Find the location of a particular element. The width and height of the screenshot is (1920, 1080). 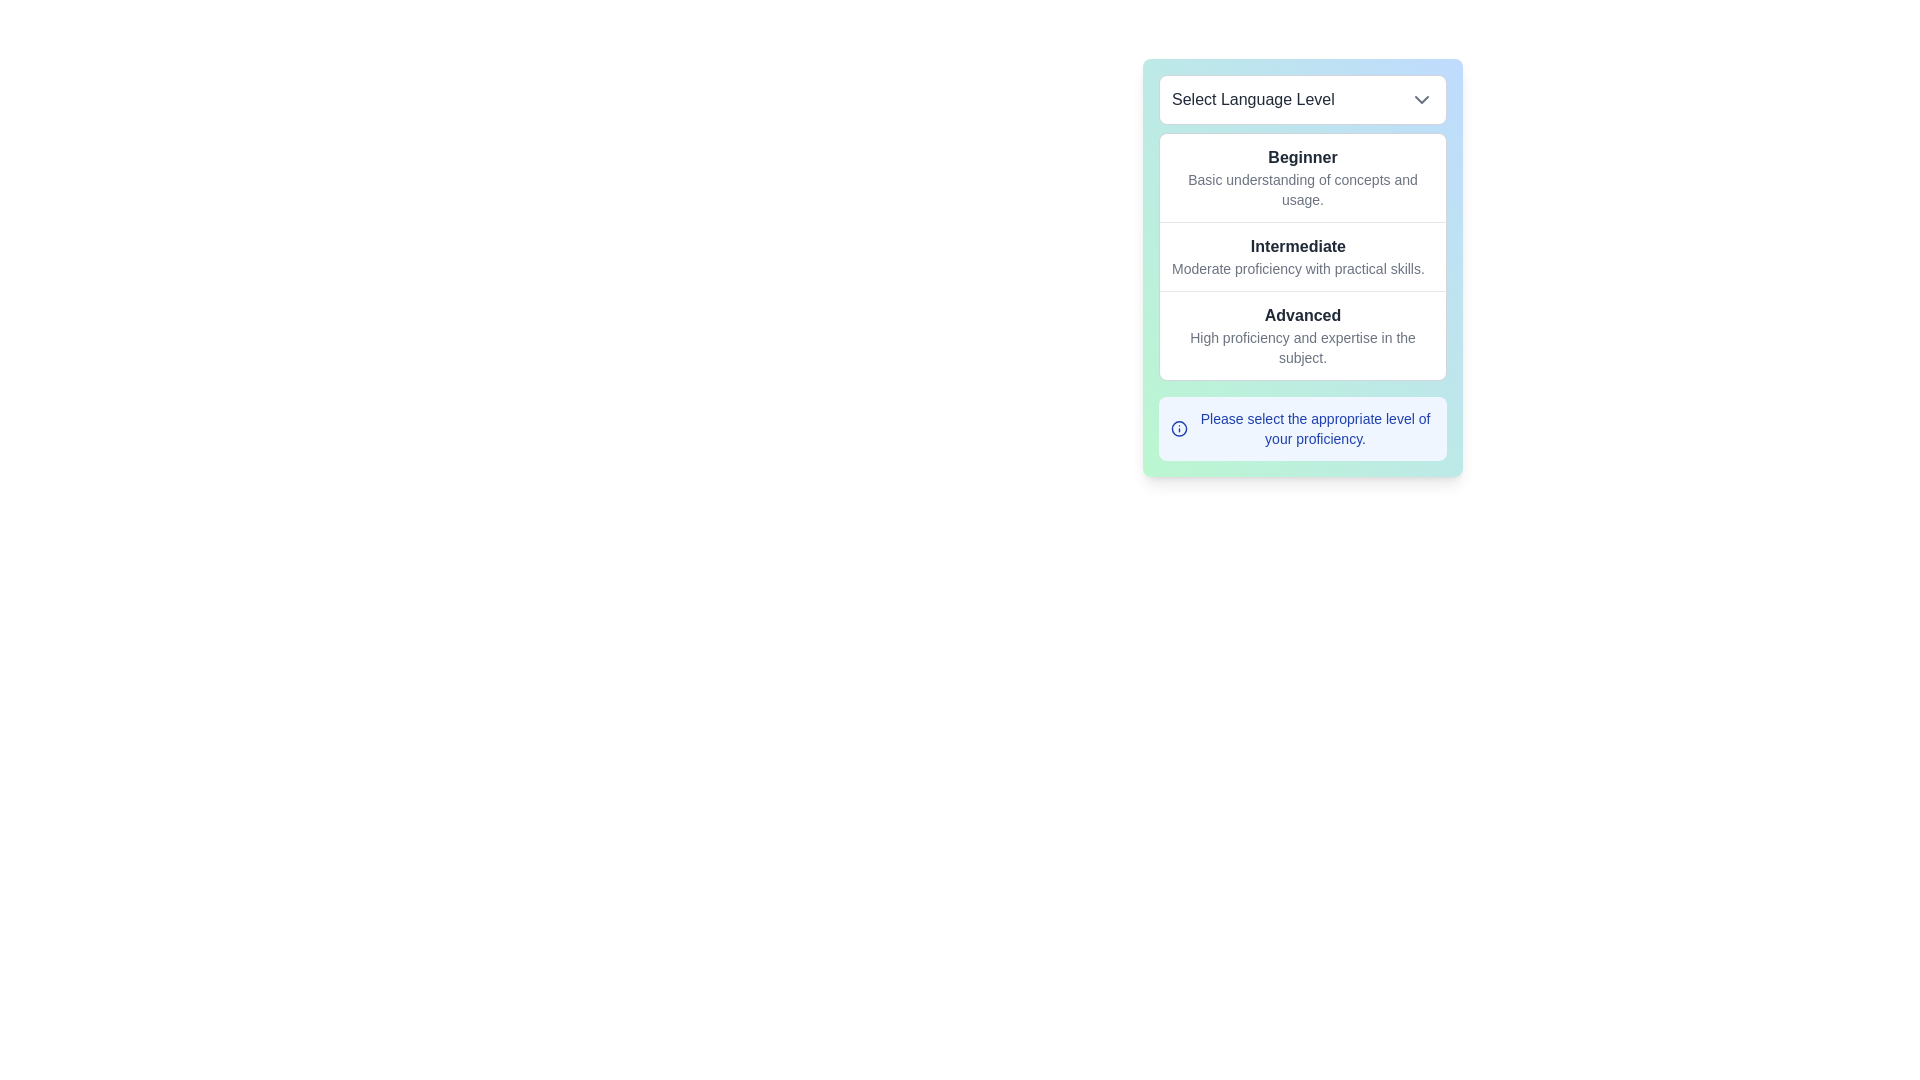

the 'Advanced' proficiency level selection element, which is the third item in a vertical list located in the central content area of the interface, positioned below 'Intermediate' and above instructional text is located at coordinates (1302, 334).